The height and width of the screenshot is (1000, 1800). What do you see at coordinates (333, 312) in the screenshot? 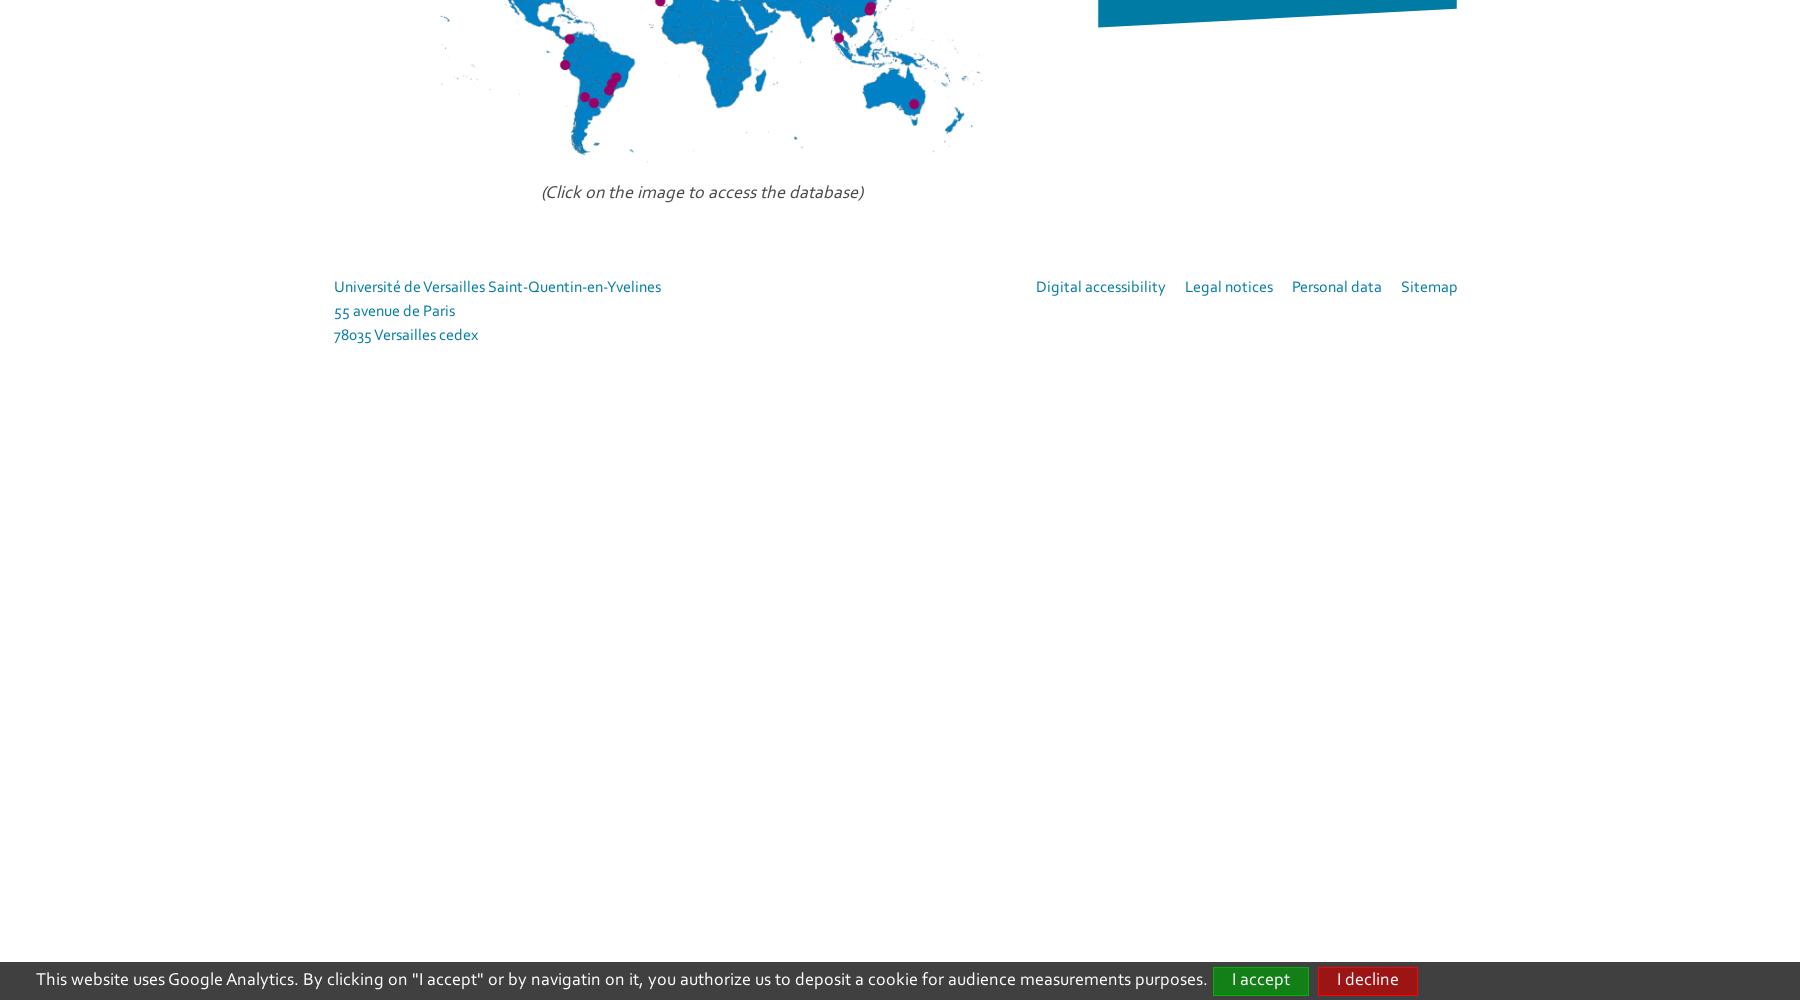
I see `'55 avenue de Paris'` at bounding box center [333, 312].